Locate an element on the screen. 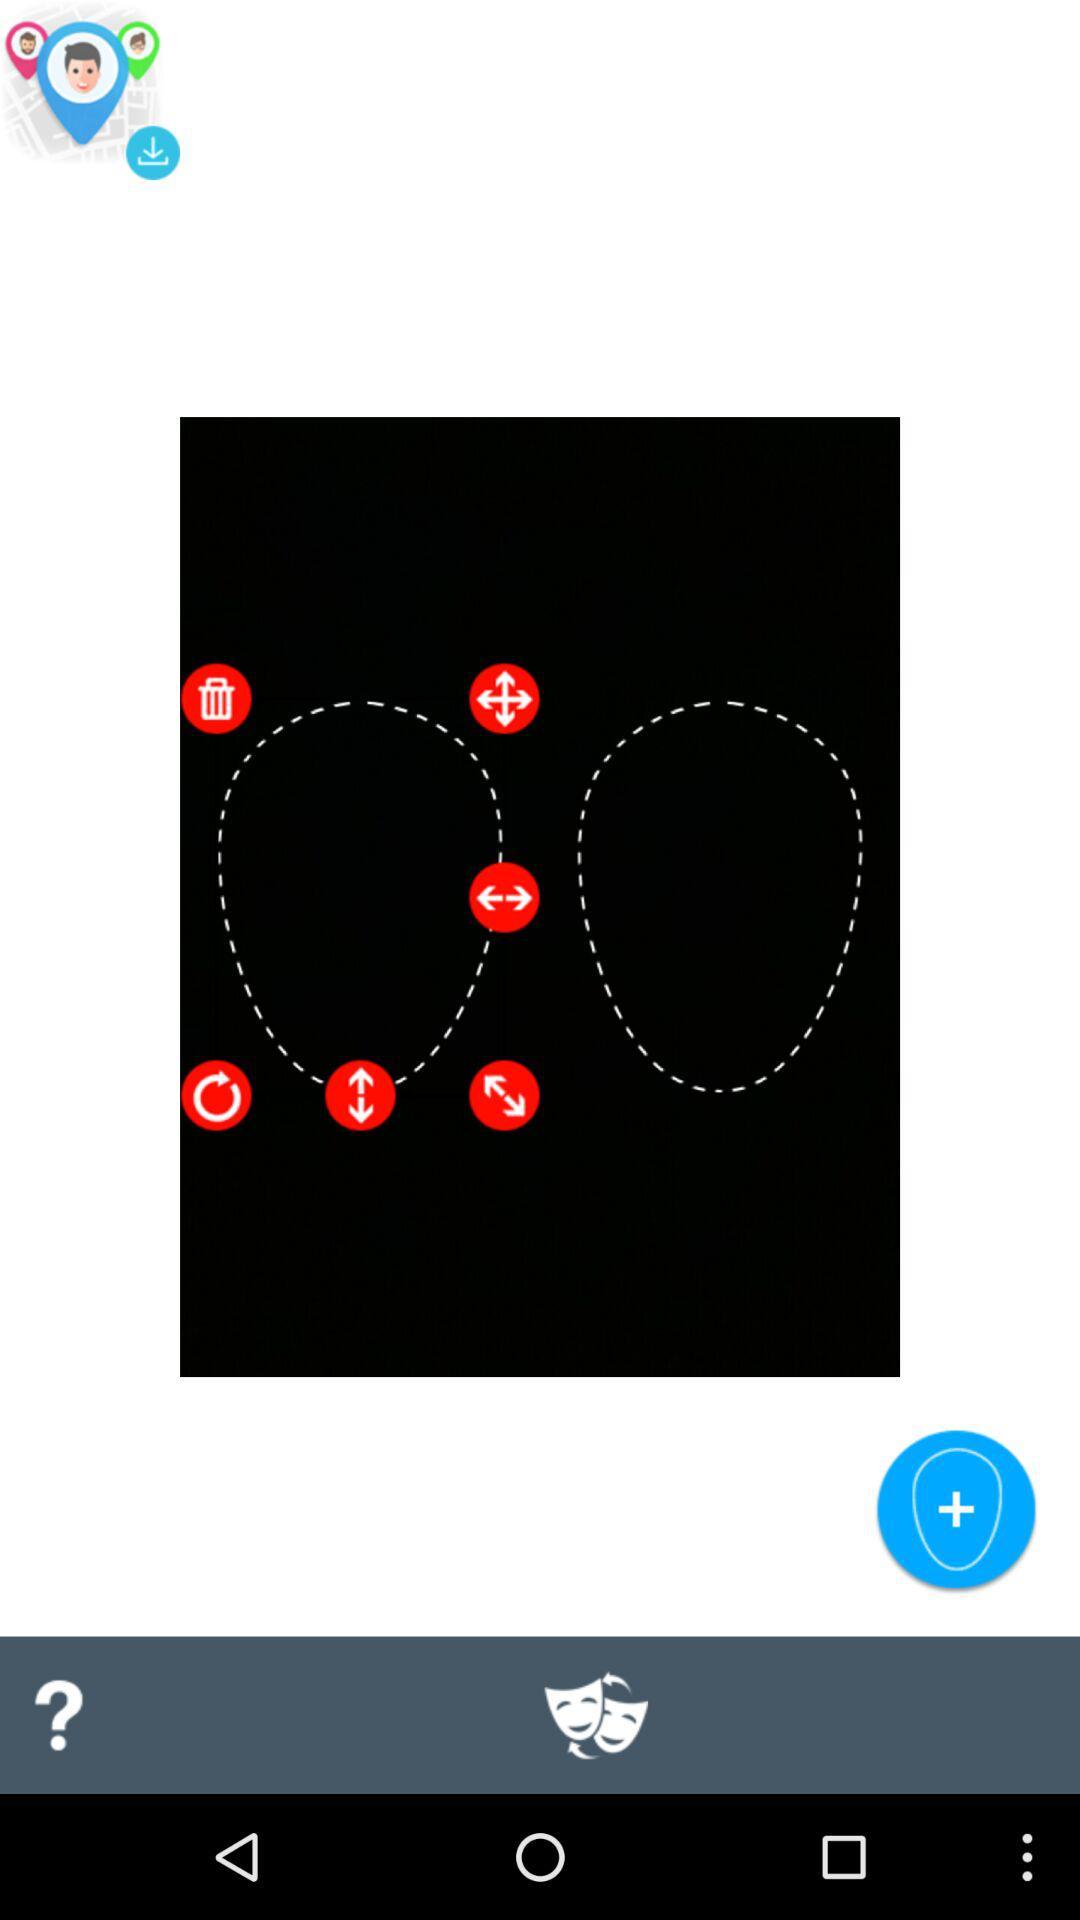 The height and width of the screenshot is (1920, 1080). the location icon is located at coordinates (88, 95).